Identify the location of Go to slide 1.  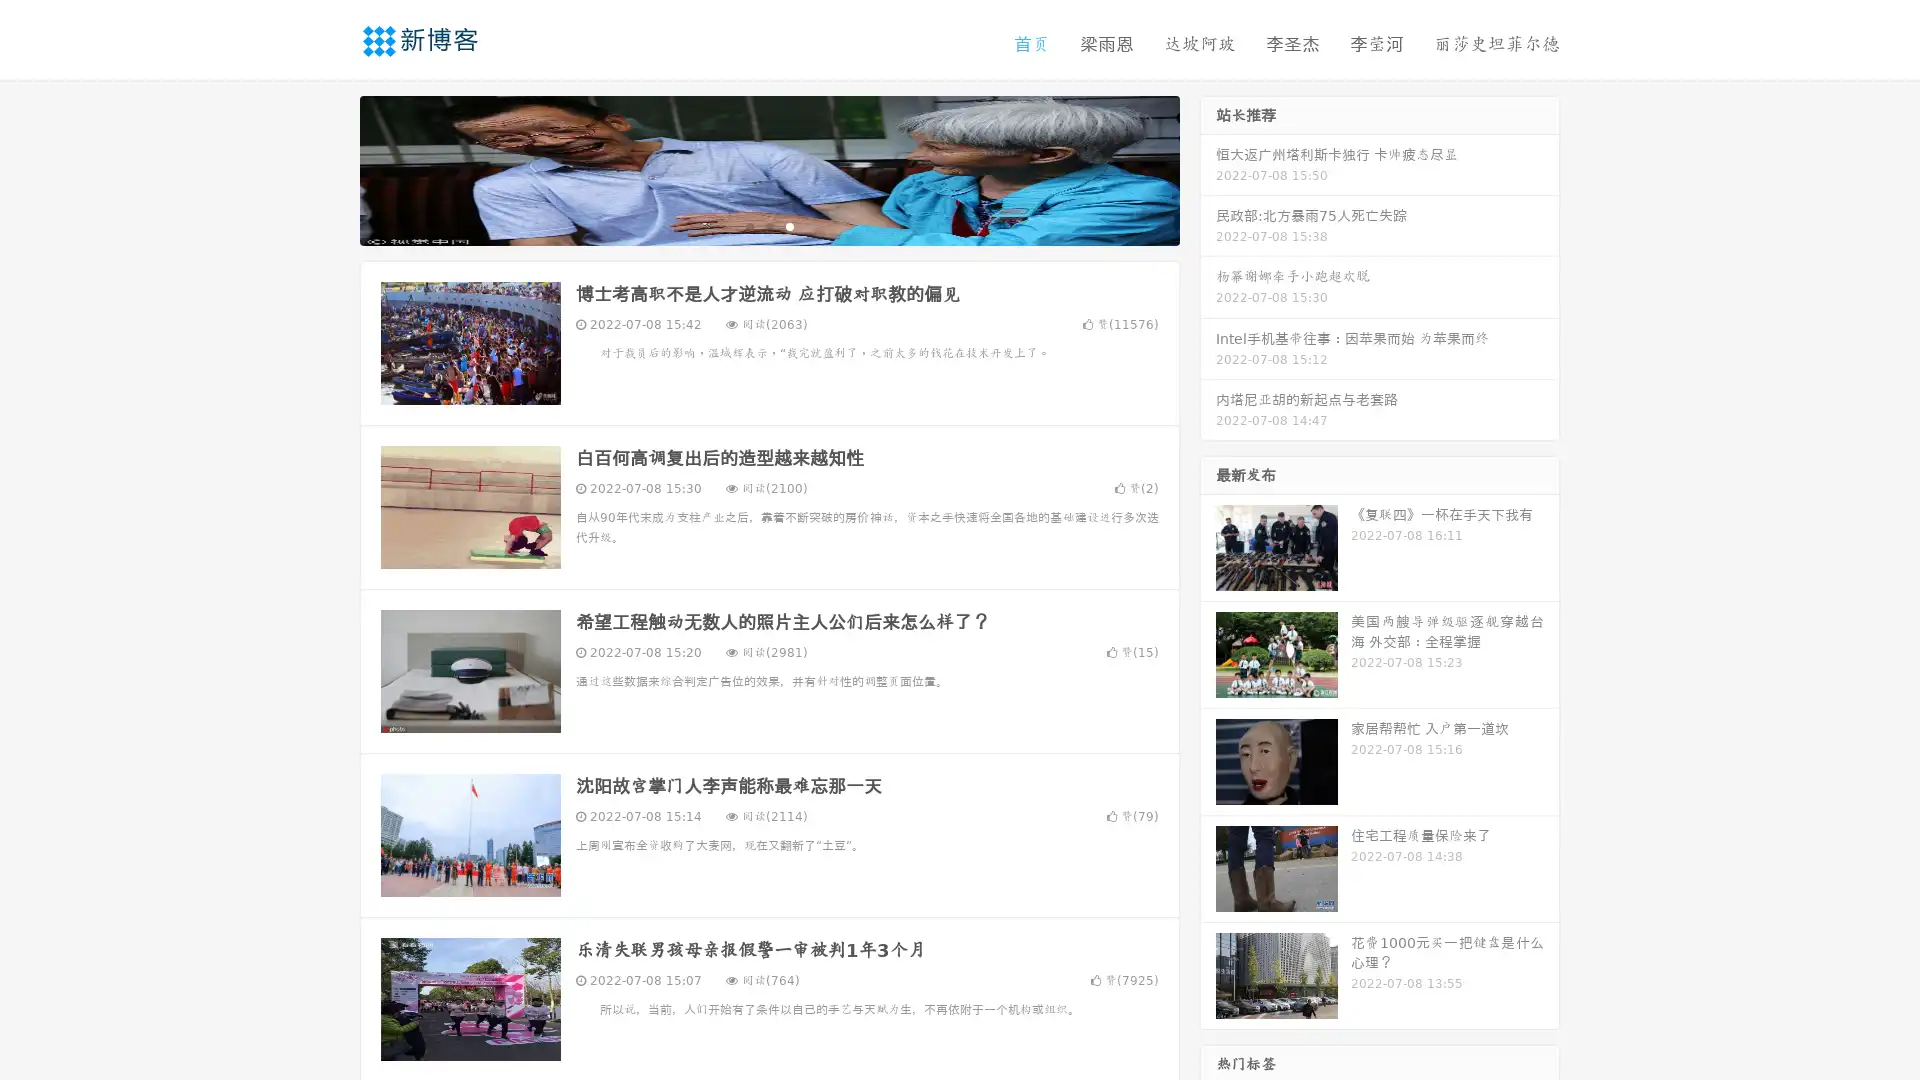
(748, 225).